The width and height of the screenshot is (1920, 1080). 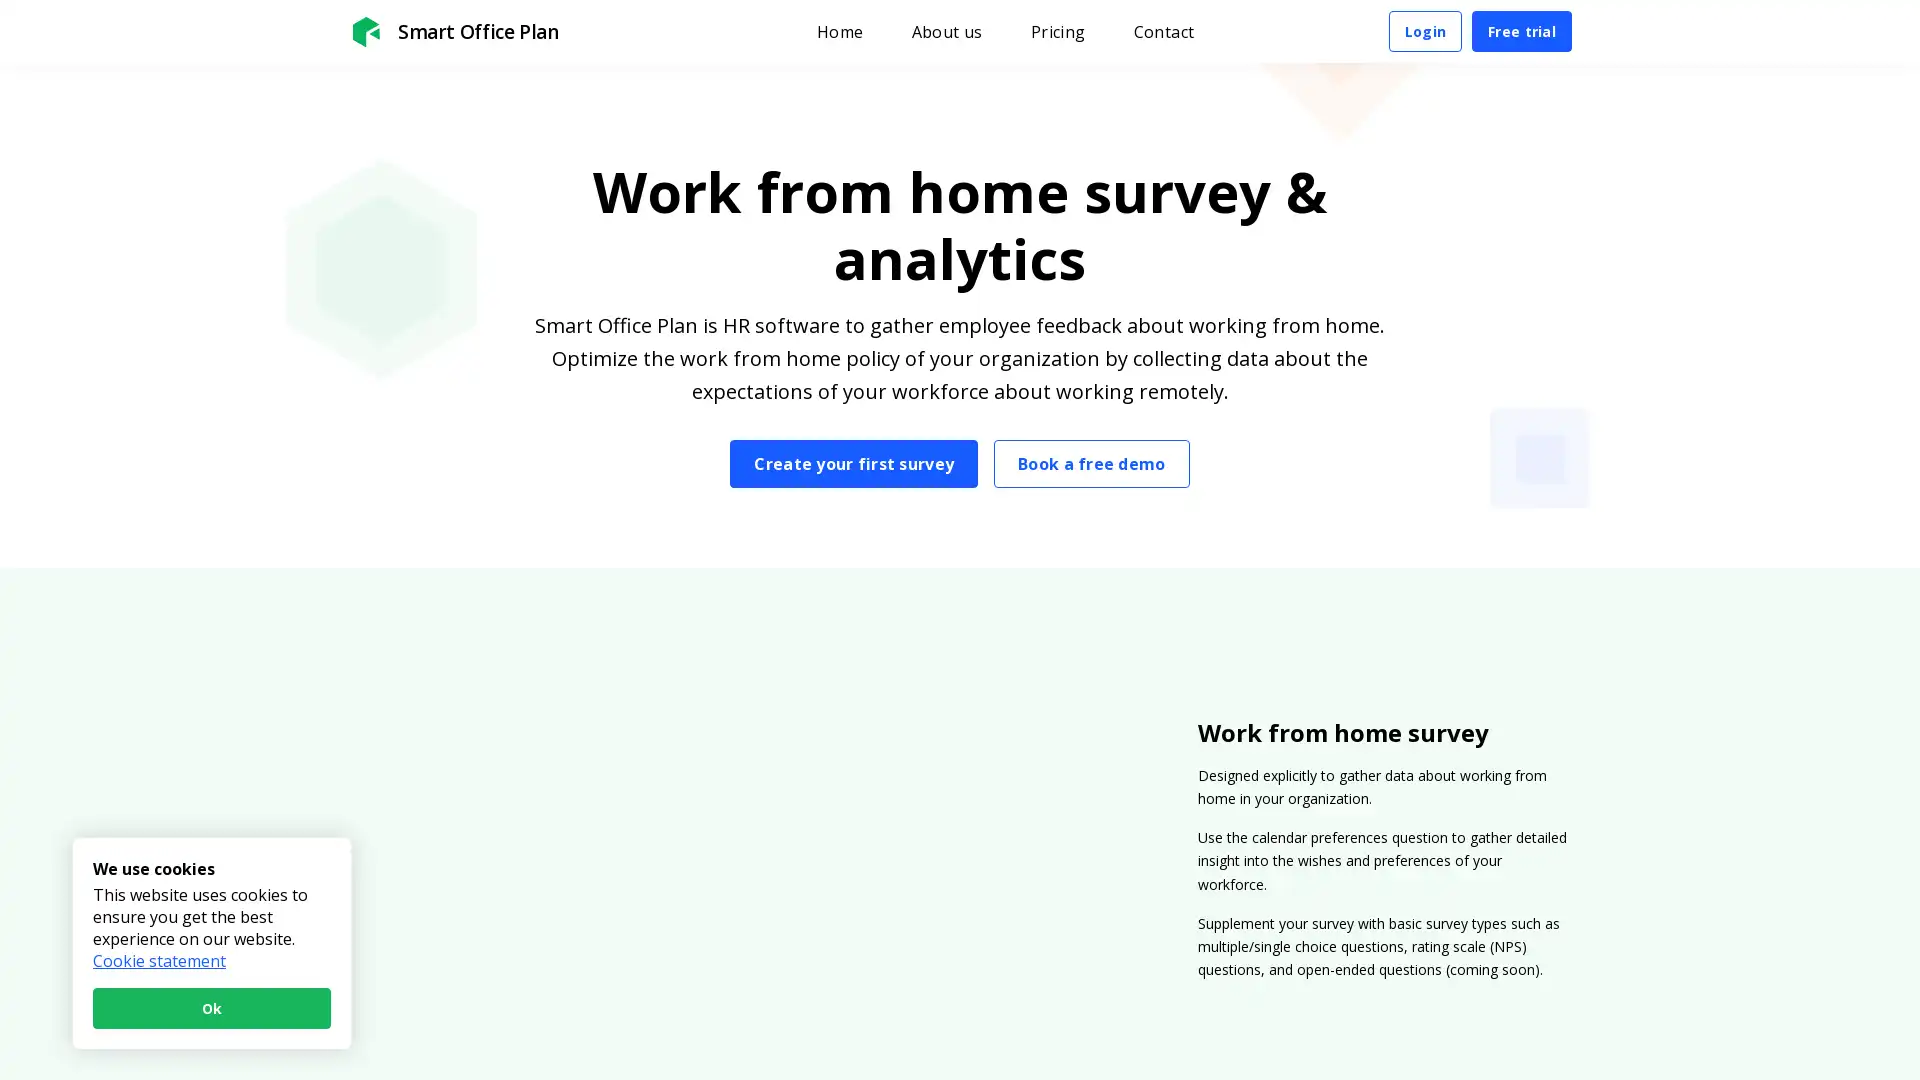 What do you see at coordinates (1520, 31) in the screenshot?
I see `Free trial` at bounding box center [1520, 31].